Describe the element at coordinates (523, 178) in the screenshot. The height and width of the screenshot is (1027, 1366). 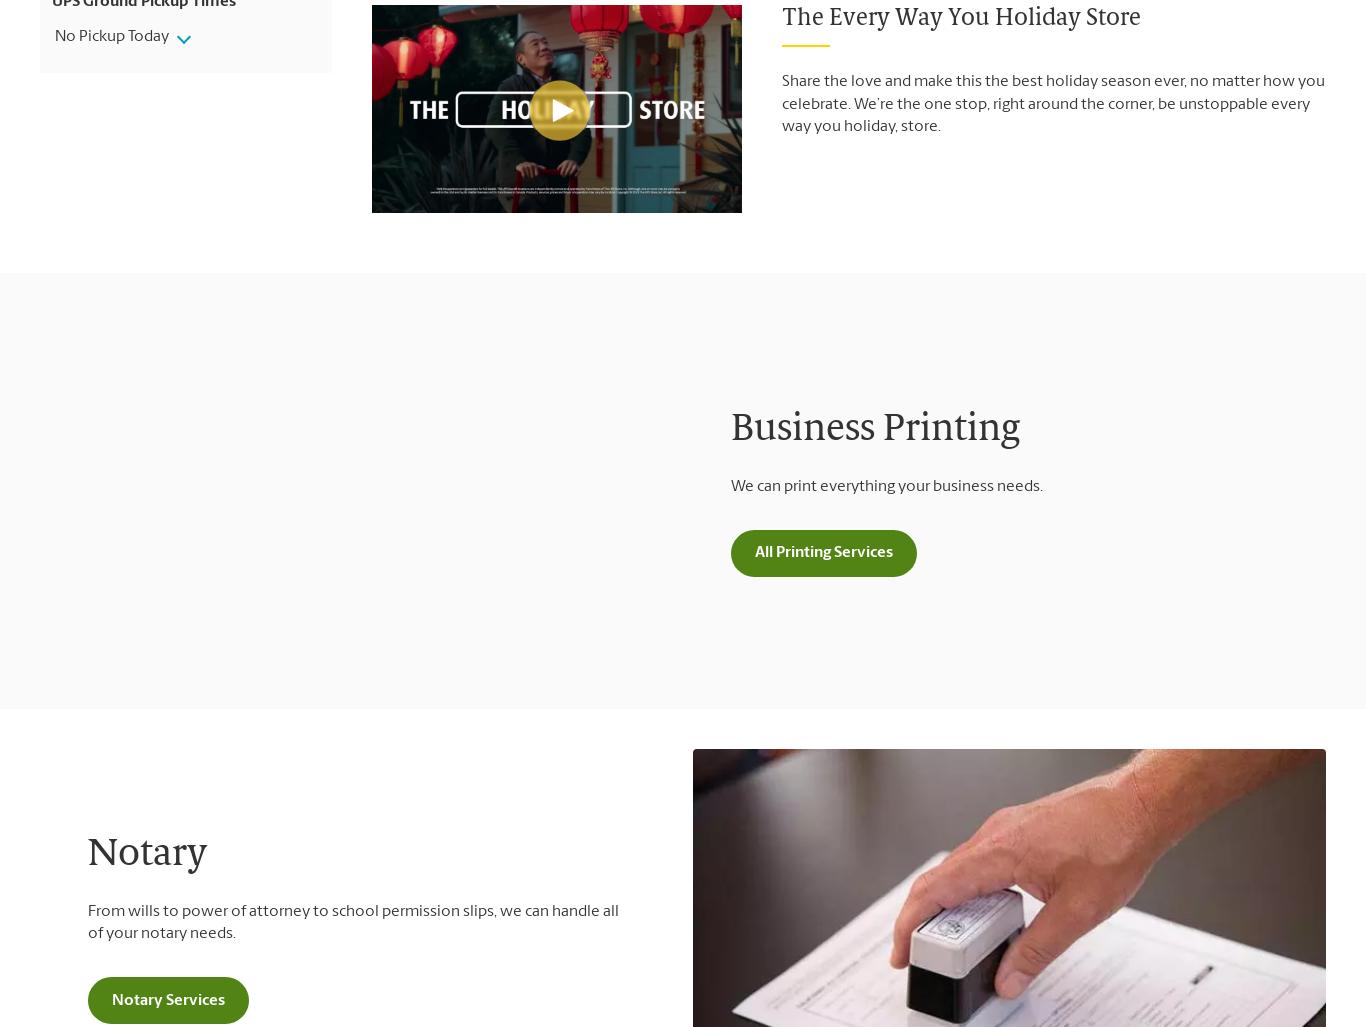
I see `'Accepted Payments'` at that location.